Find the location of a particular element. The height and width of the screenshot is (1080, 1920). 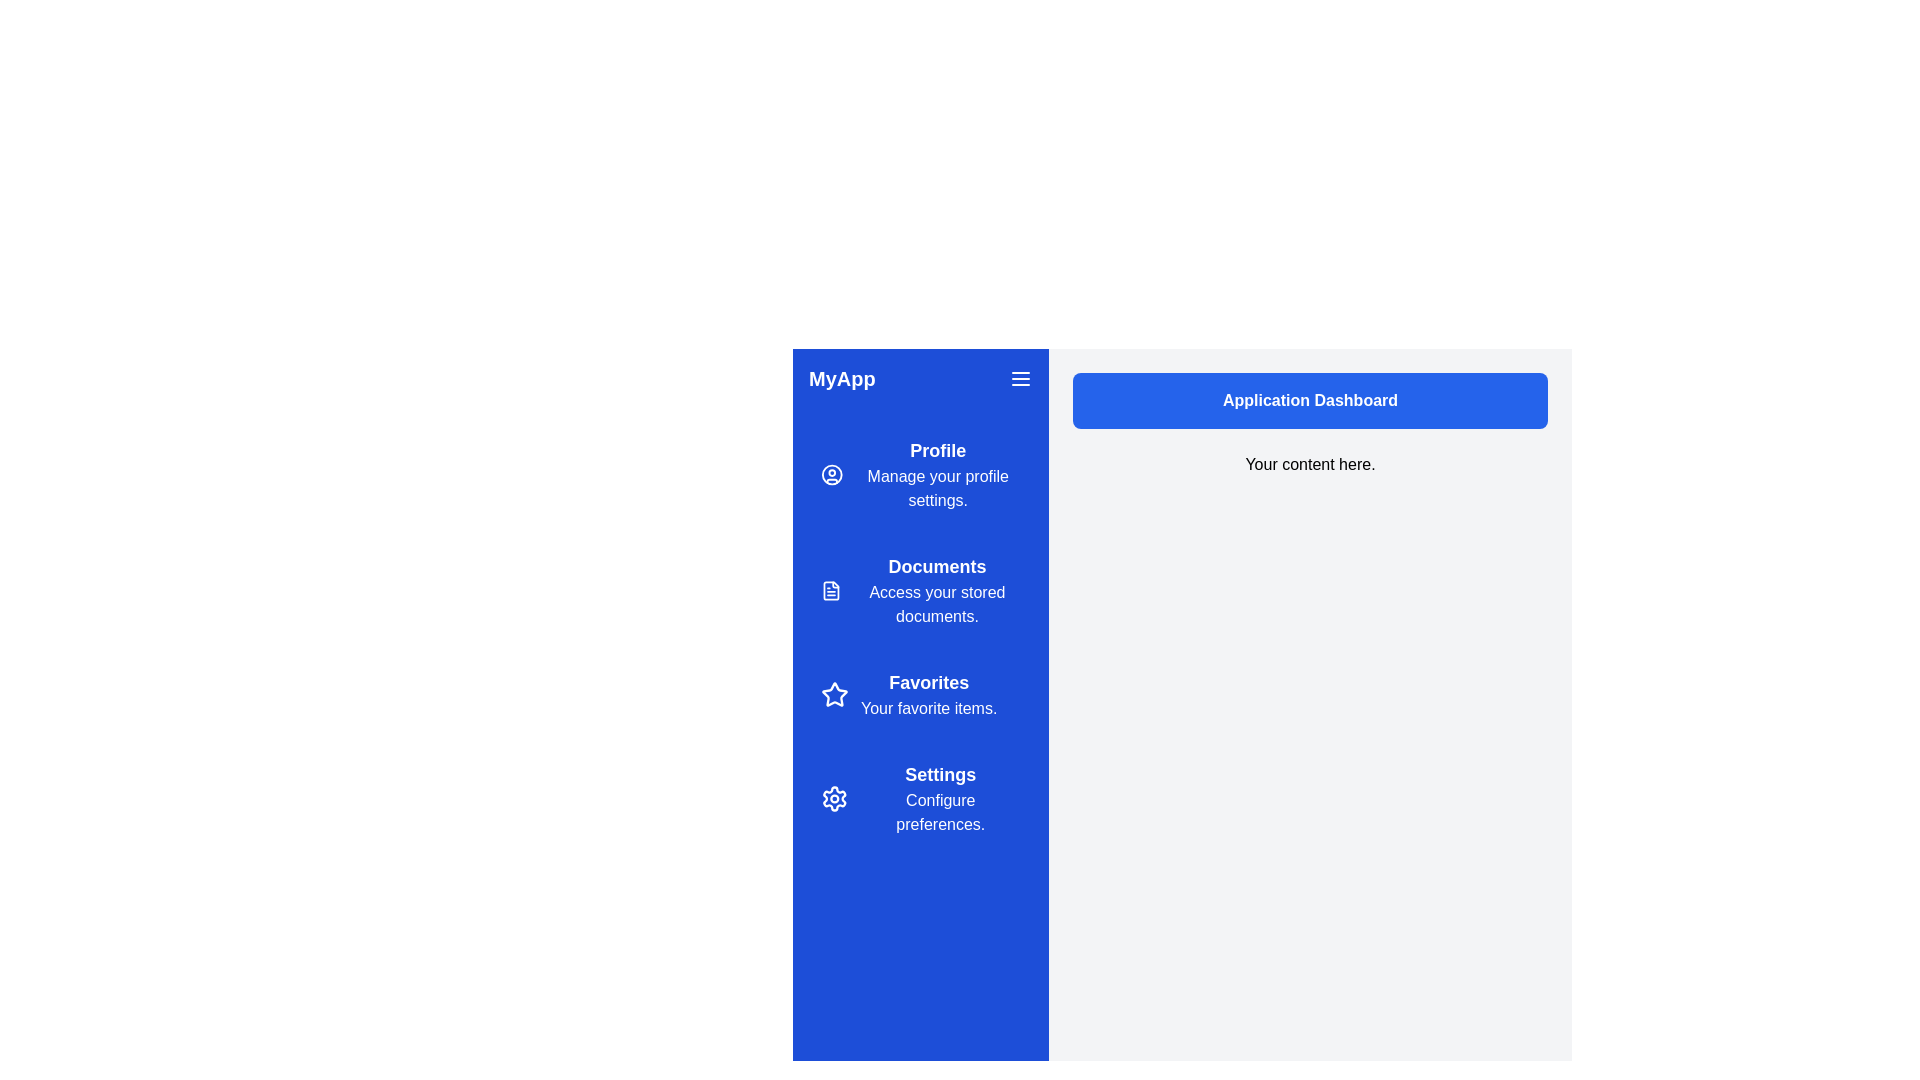

the navigation item Favorites from the drawer is located at coordinates (920, 693).